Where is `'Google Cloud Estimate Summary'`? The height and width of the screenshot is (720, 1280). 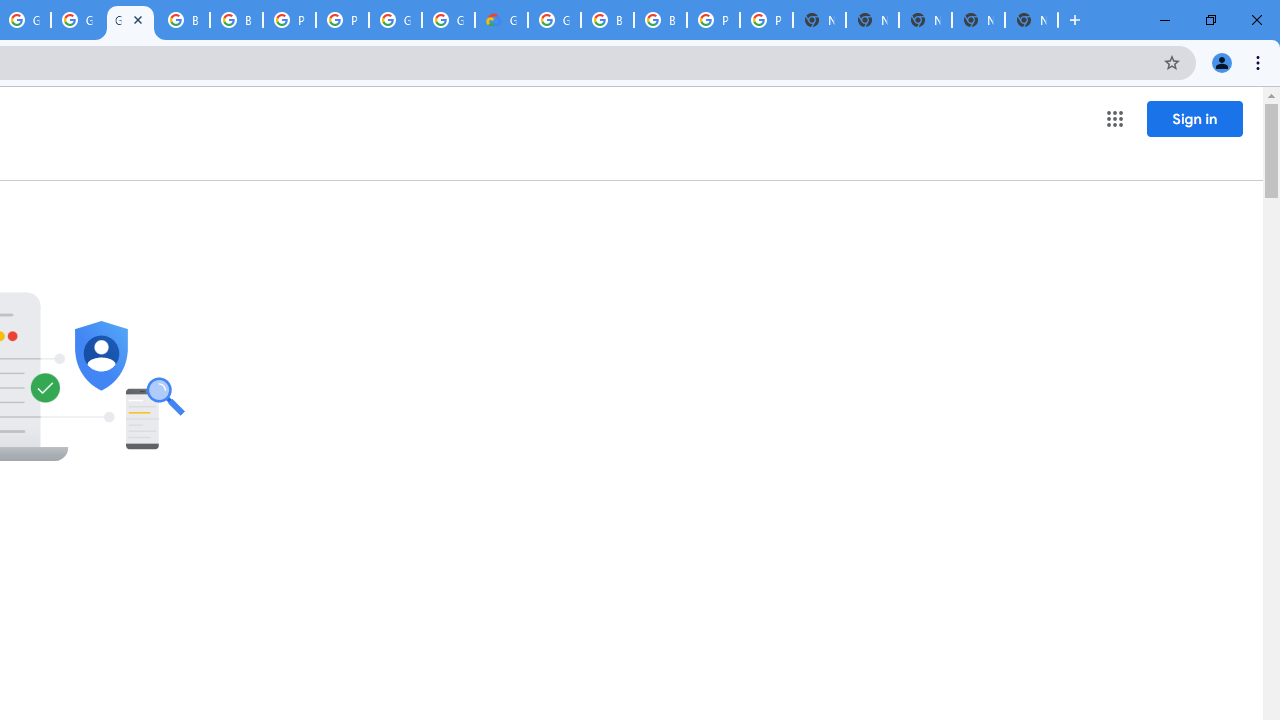
'Google Cloud Estimate Summary' is located at coordinates (501, 20).